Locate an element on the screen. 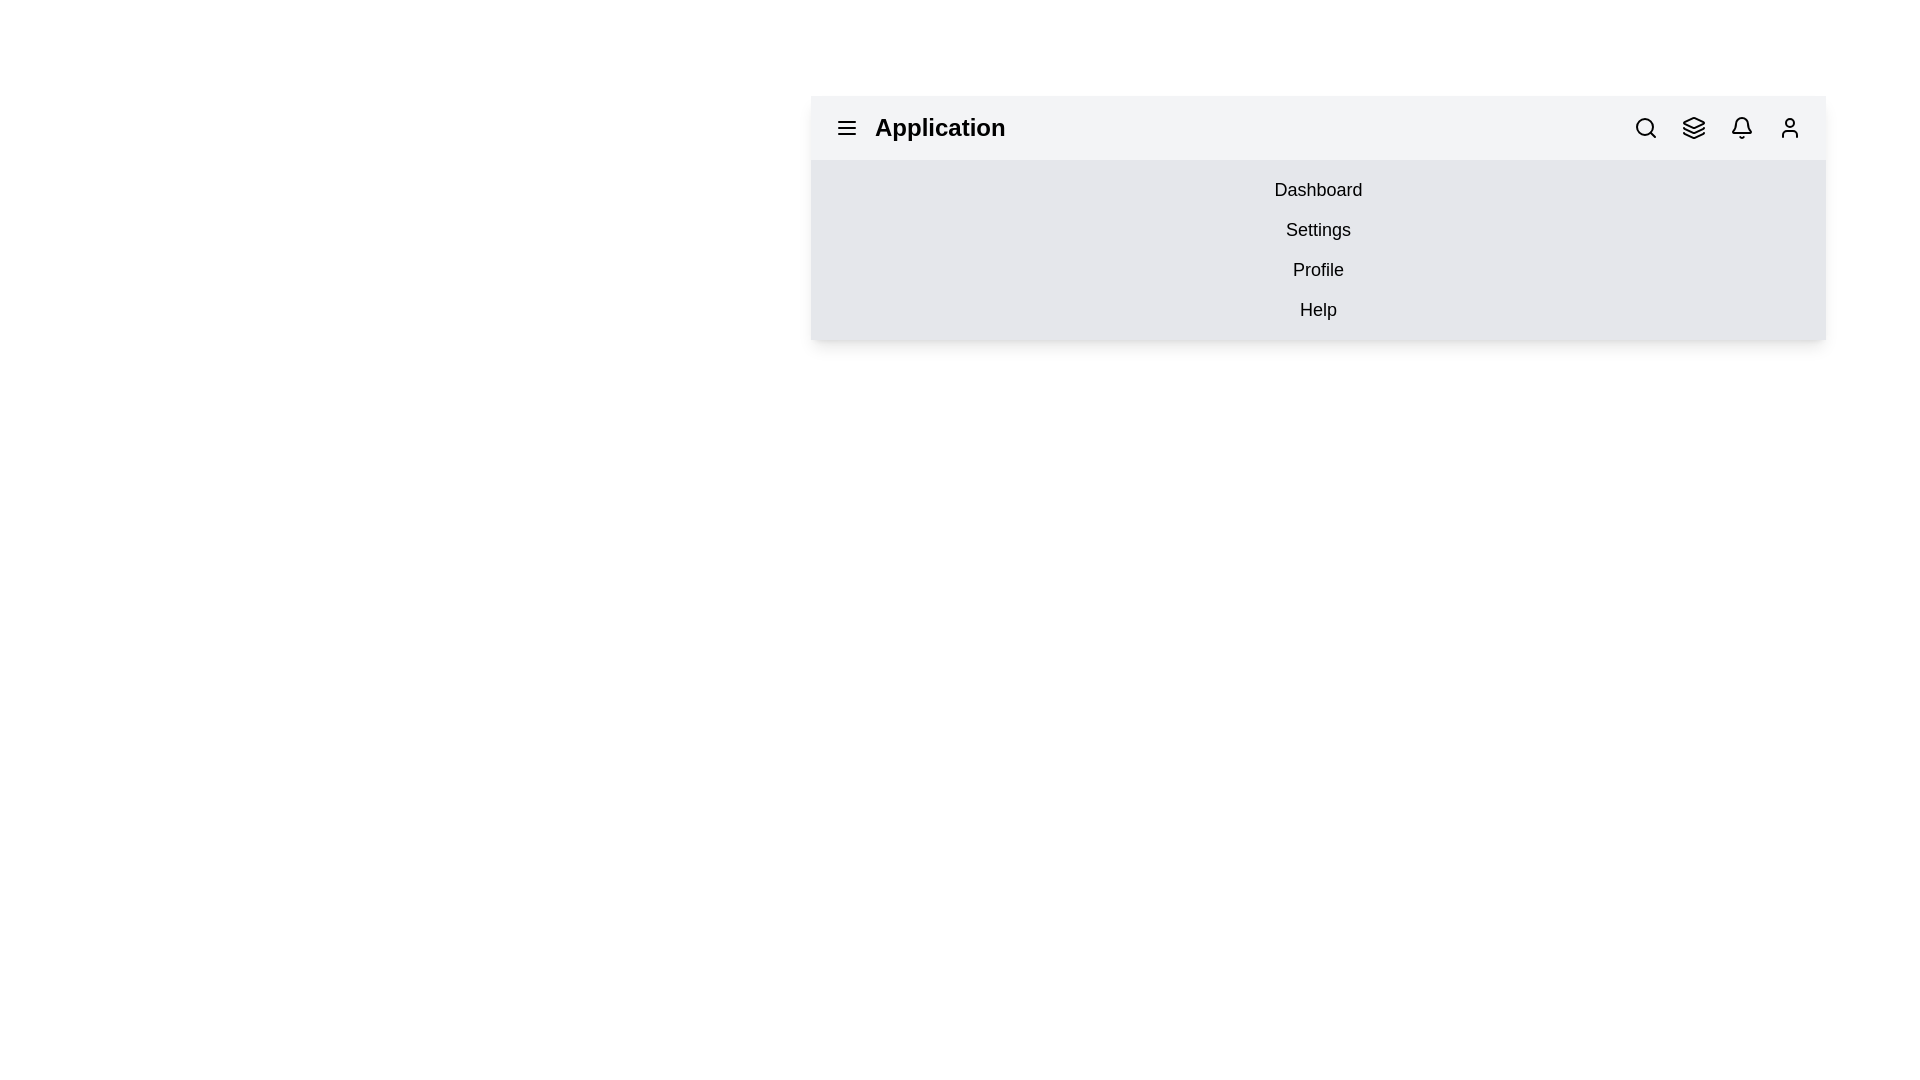 The width and height of the screenshot is (1920, 1080). the menu option labeled Dashboard is located at coordinates (1318, 189).